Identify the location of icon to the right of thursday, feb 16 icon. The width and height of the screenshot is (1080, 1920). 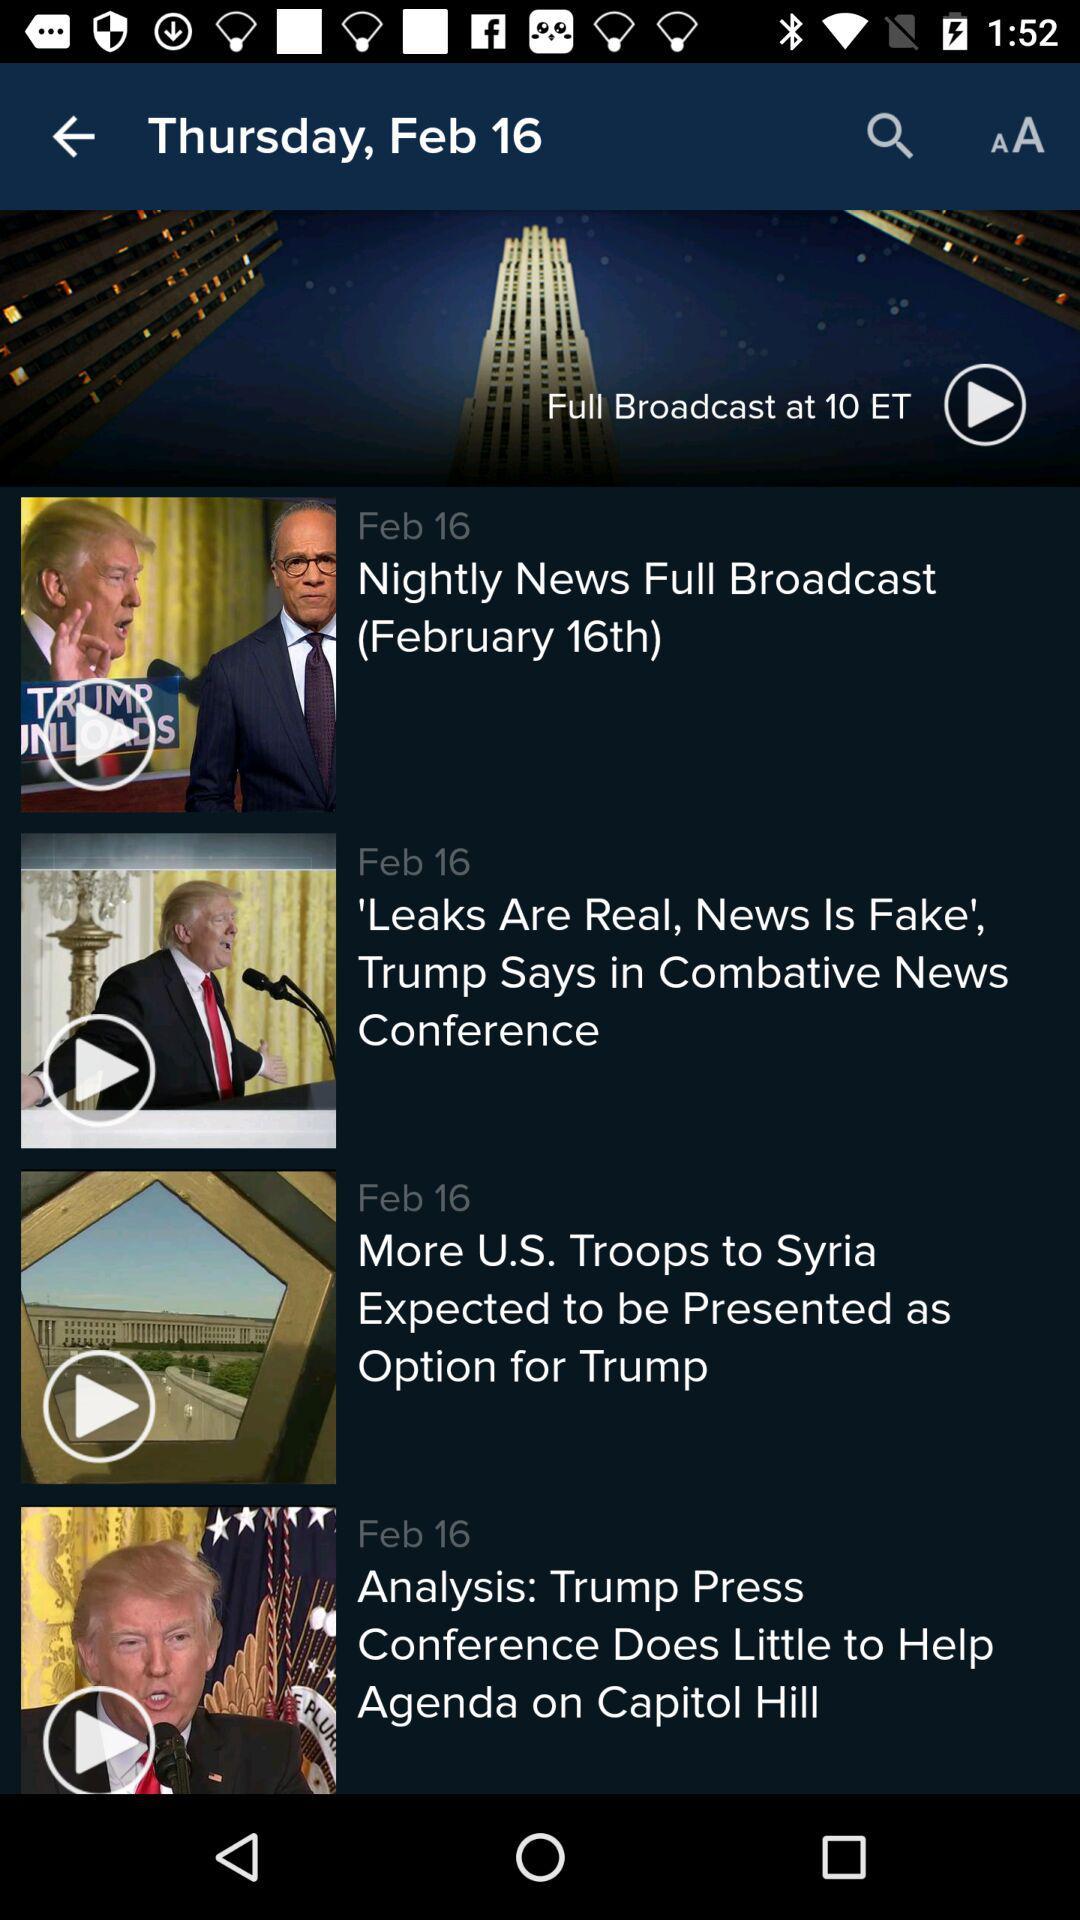
(890, 135).